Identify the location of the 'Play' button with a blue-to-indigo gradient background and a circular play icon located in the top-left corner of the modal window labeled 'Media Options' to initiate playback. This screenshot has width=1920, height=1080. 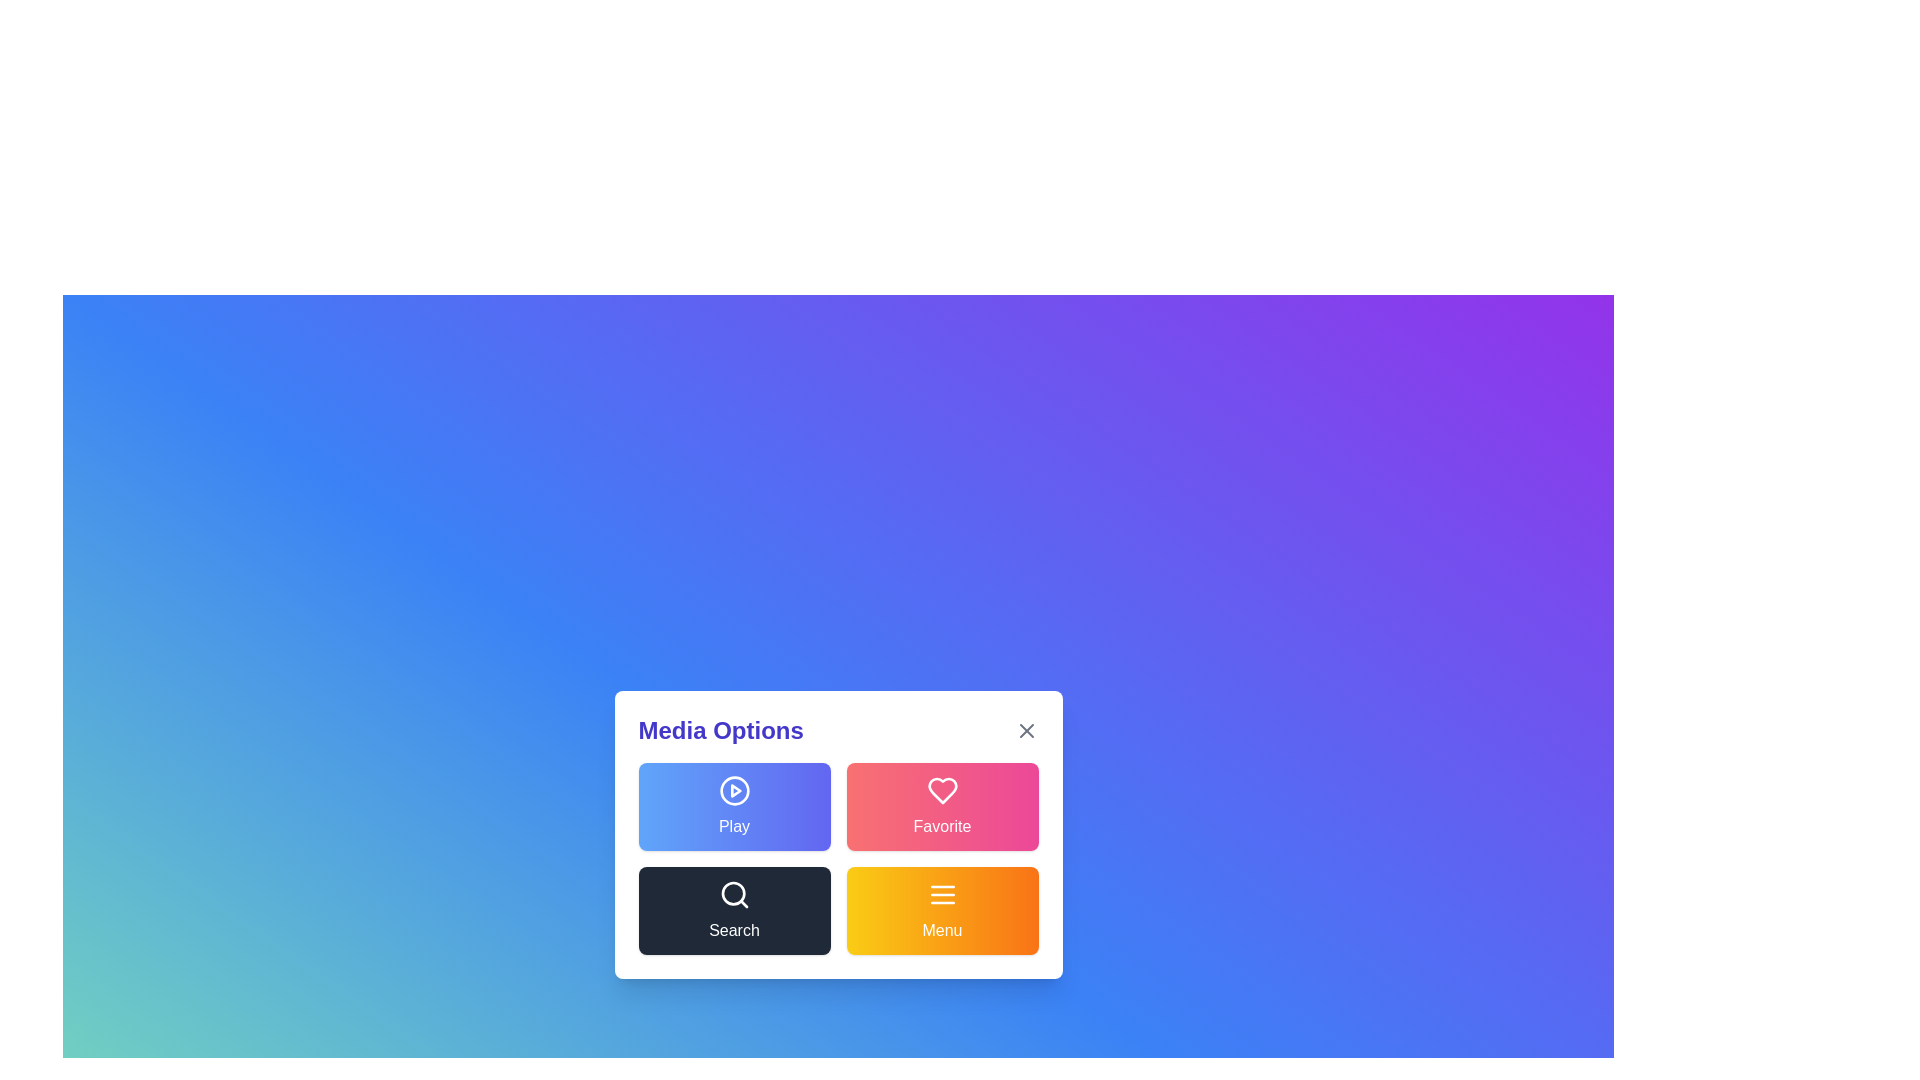
(733, 805).